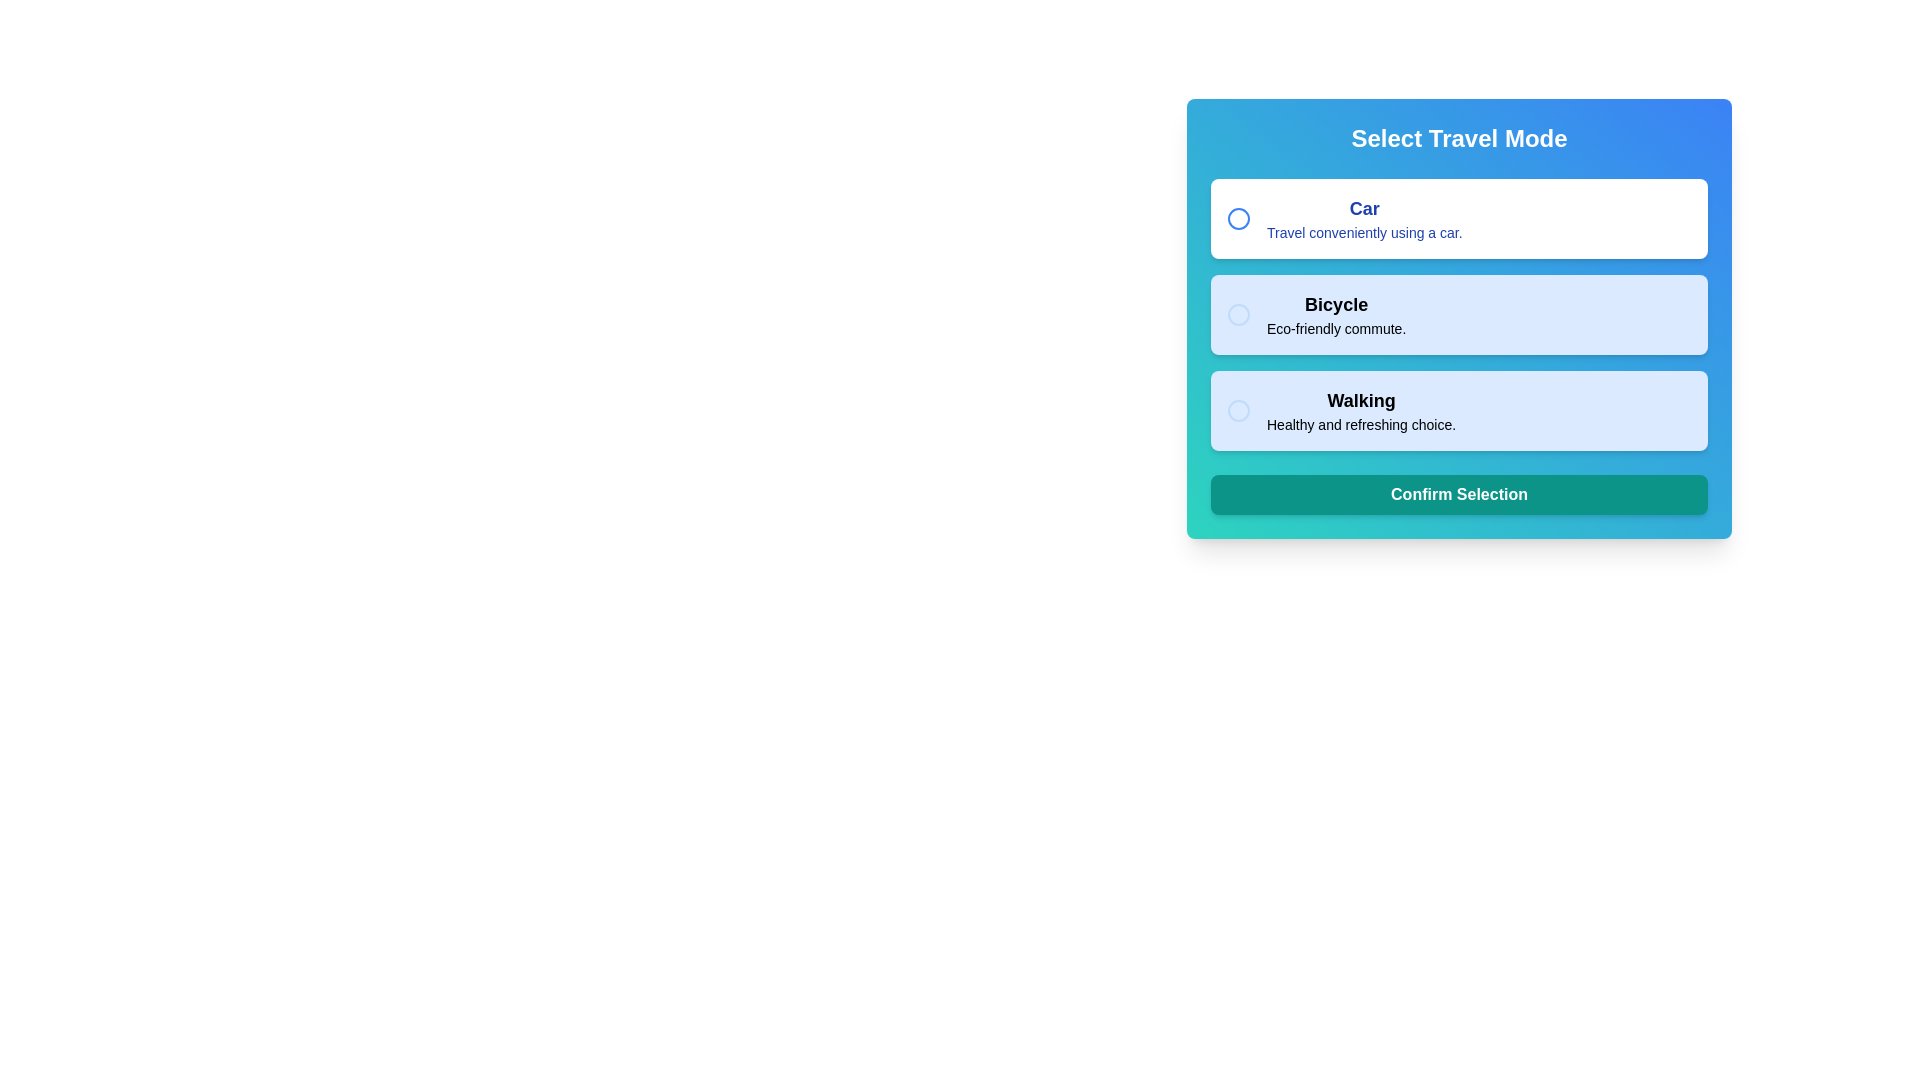 The width and height of the screenshot is (1920, 1080). Describe the element at coordinates (1459, 318) in the screenshot. I see `the light blue rectangular button labeled 'Bicycle' within the selection dialog titled 'Select Travel Mode' to activate further actions` at that location.